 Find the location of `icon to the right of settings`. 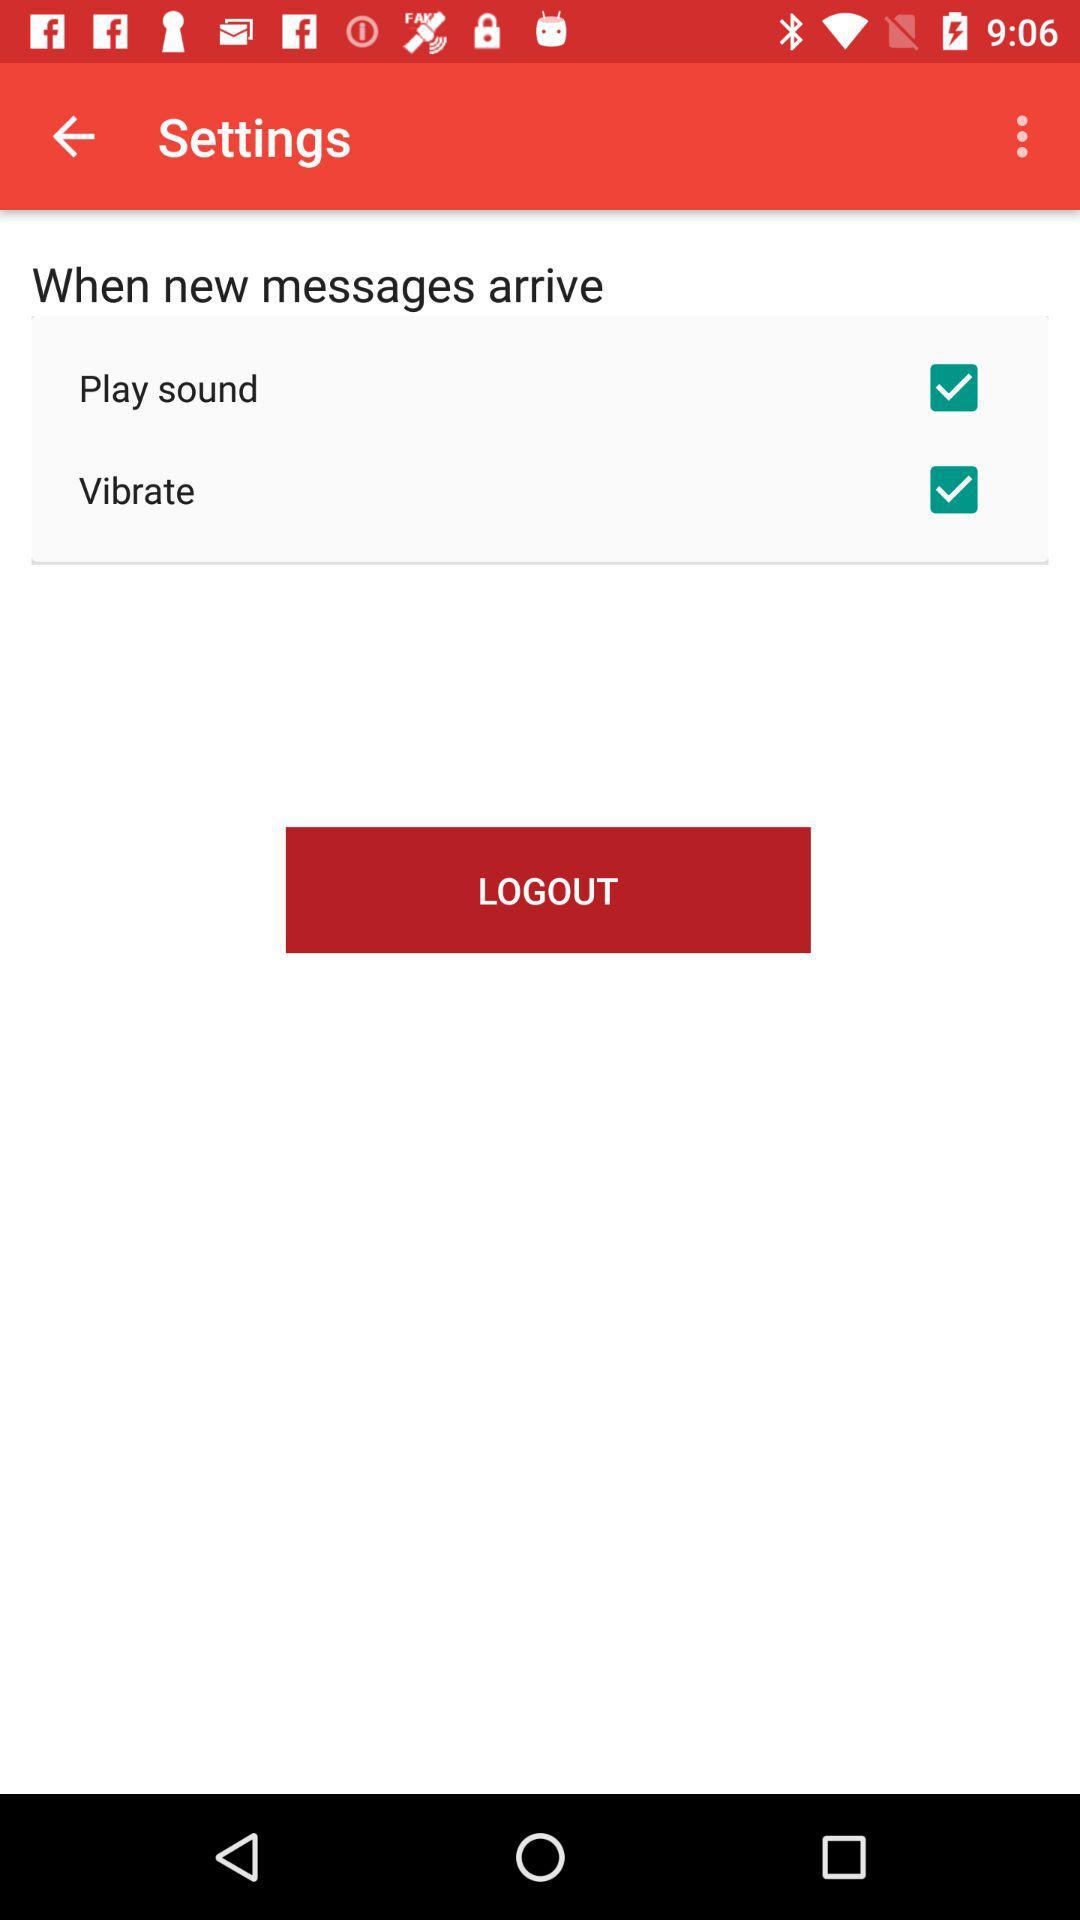

icon to the right of settings is located at coordinates (1027, 135).